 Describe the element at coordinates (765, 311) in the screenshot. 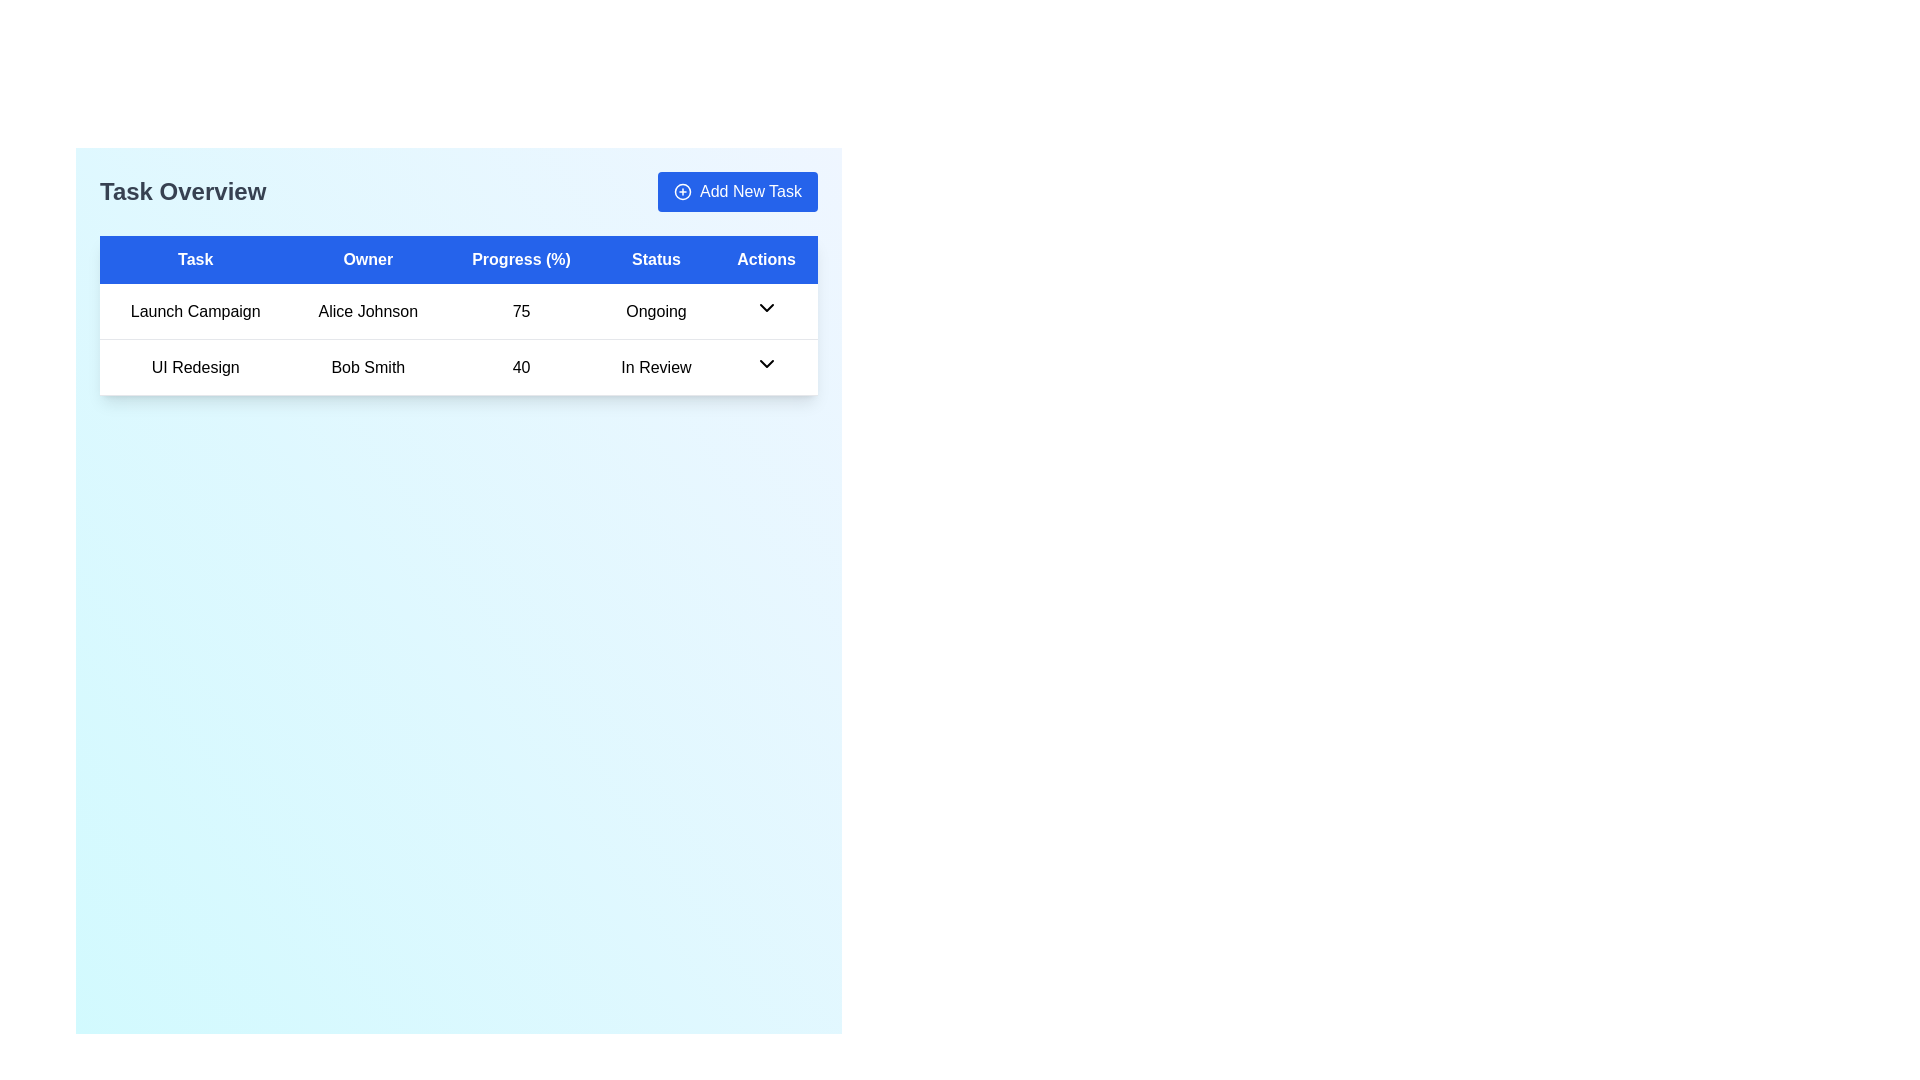

I see `the dropdown toggle icon in the 'Actions' column of the row labeled 'Launch Campaign'` at that location.